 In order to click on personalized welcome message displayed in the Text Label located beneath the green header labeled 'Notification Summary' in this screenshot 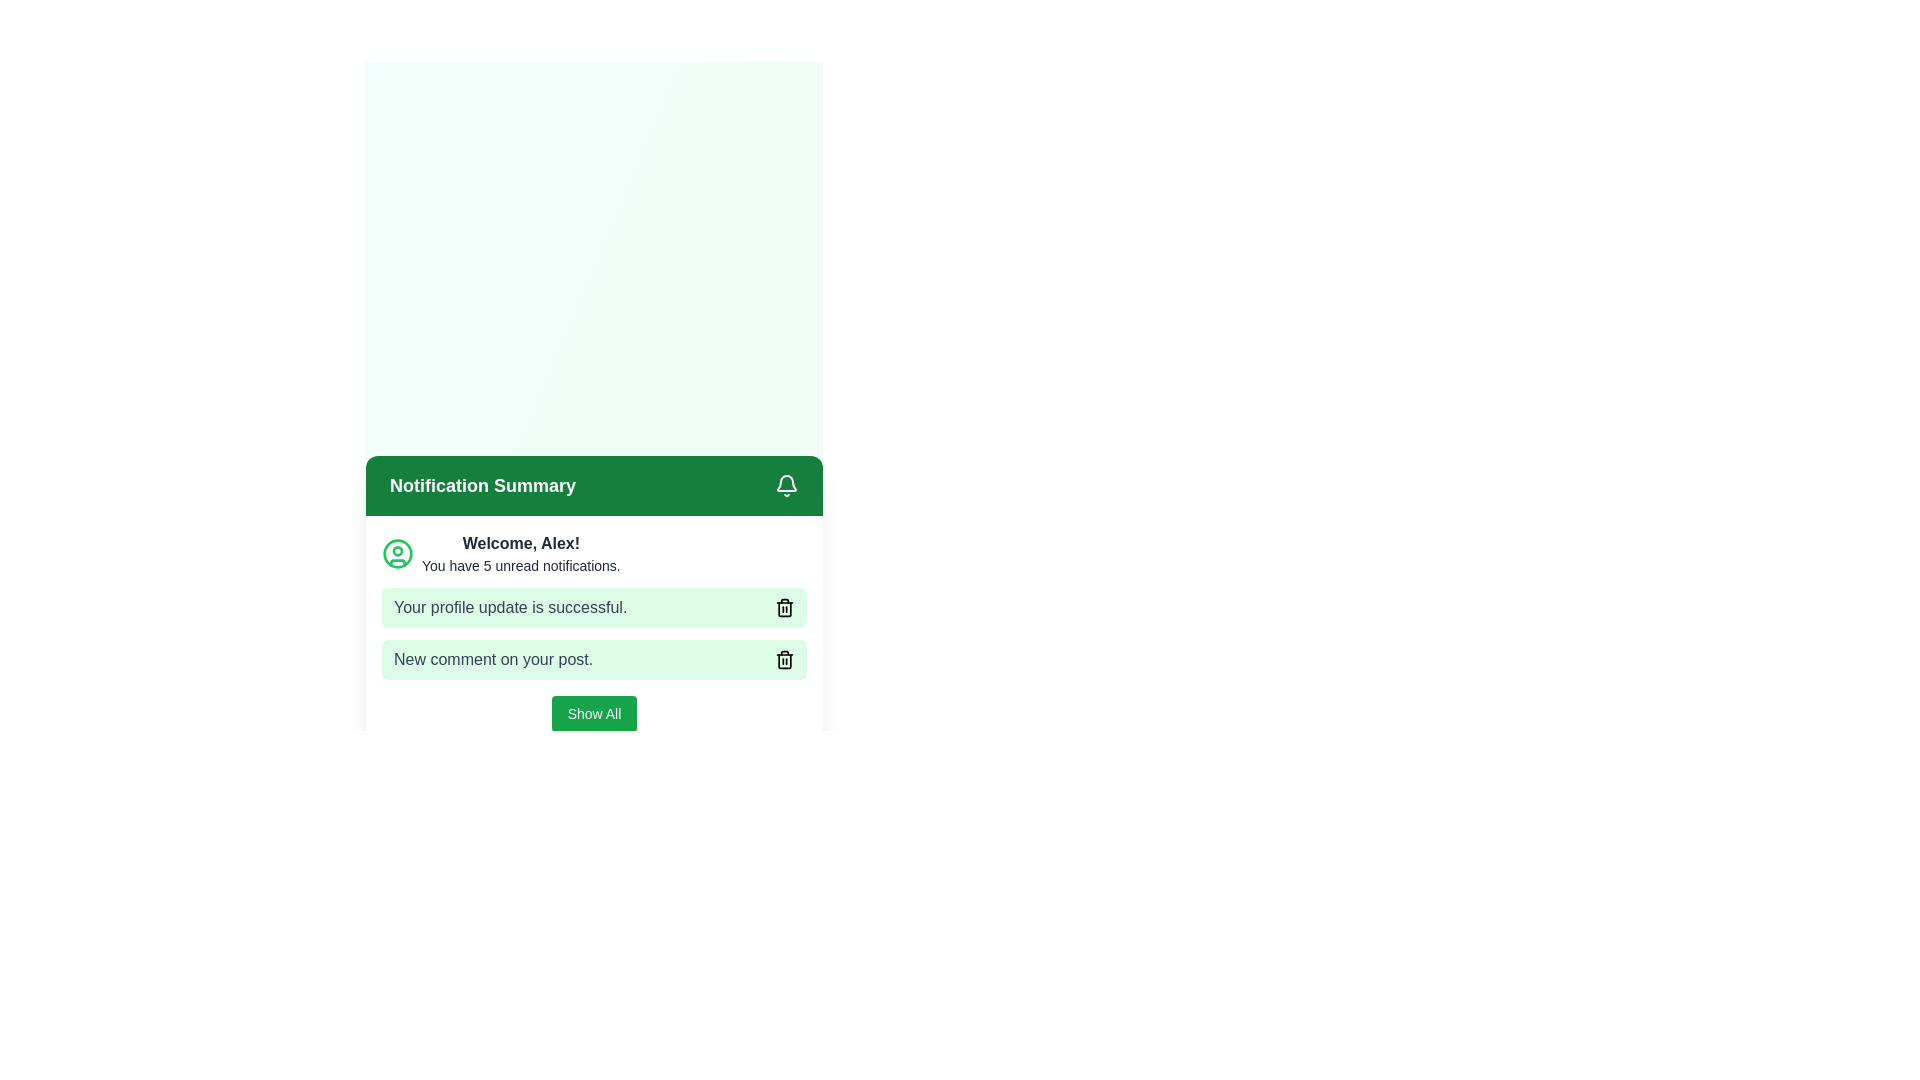, I will do `click(521, 543)`.